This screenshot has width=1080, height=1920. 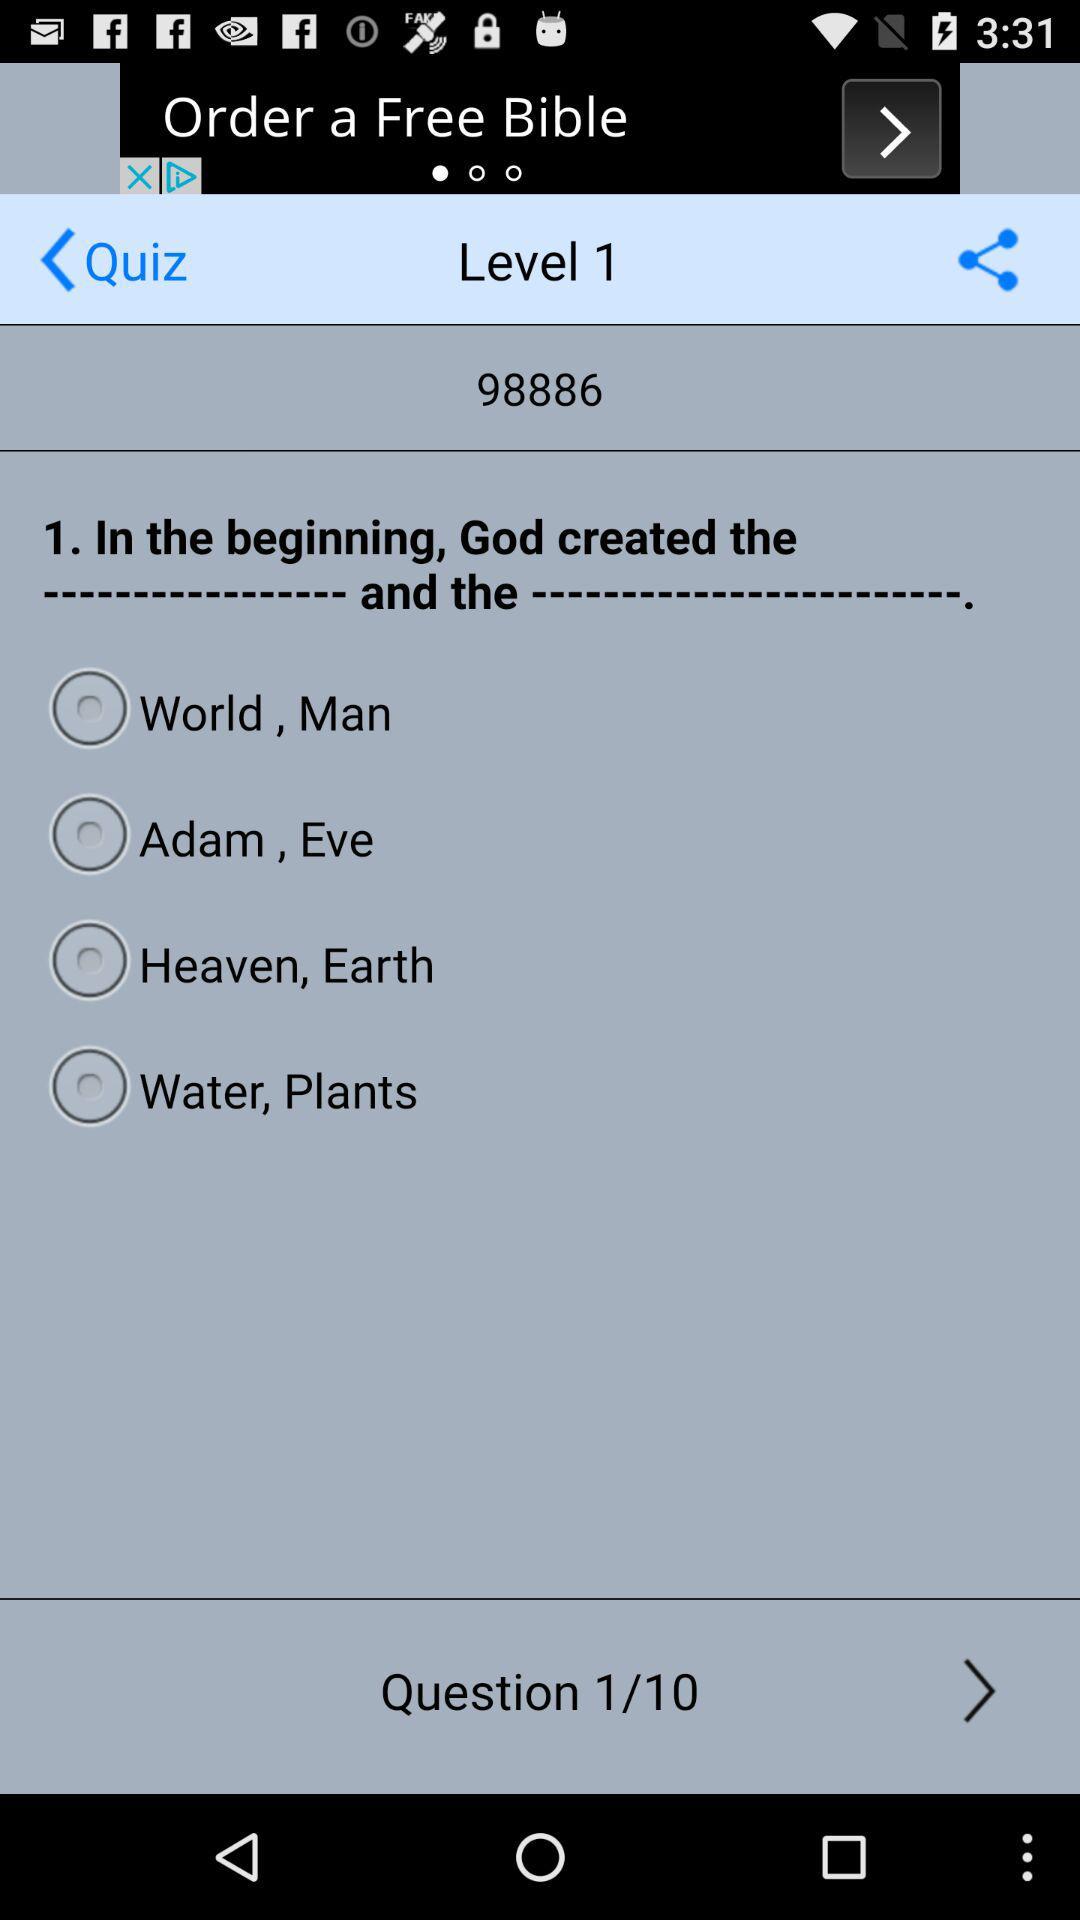 What do you see at coordinates (540, 127) in the screenshot?
I see `previous` at bounding box center [540, 127].